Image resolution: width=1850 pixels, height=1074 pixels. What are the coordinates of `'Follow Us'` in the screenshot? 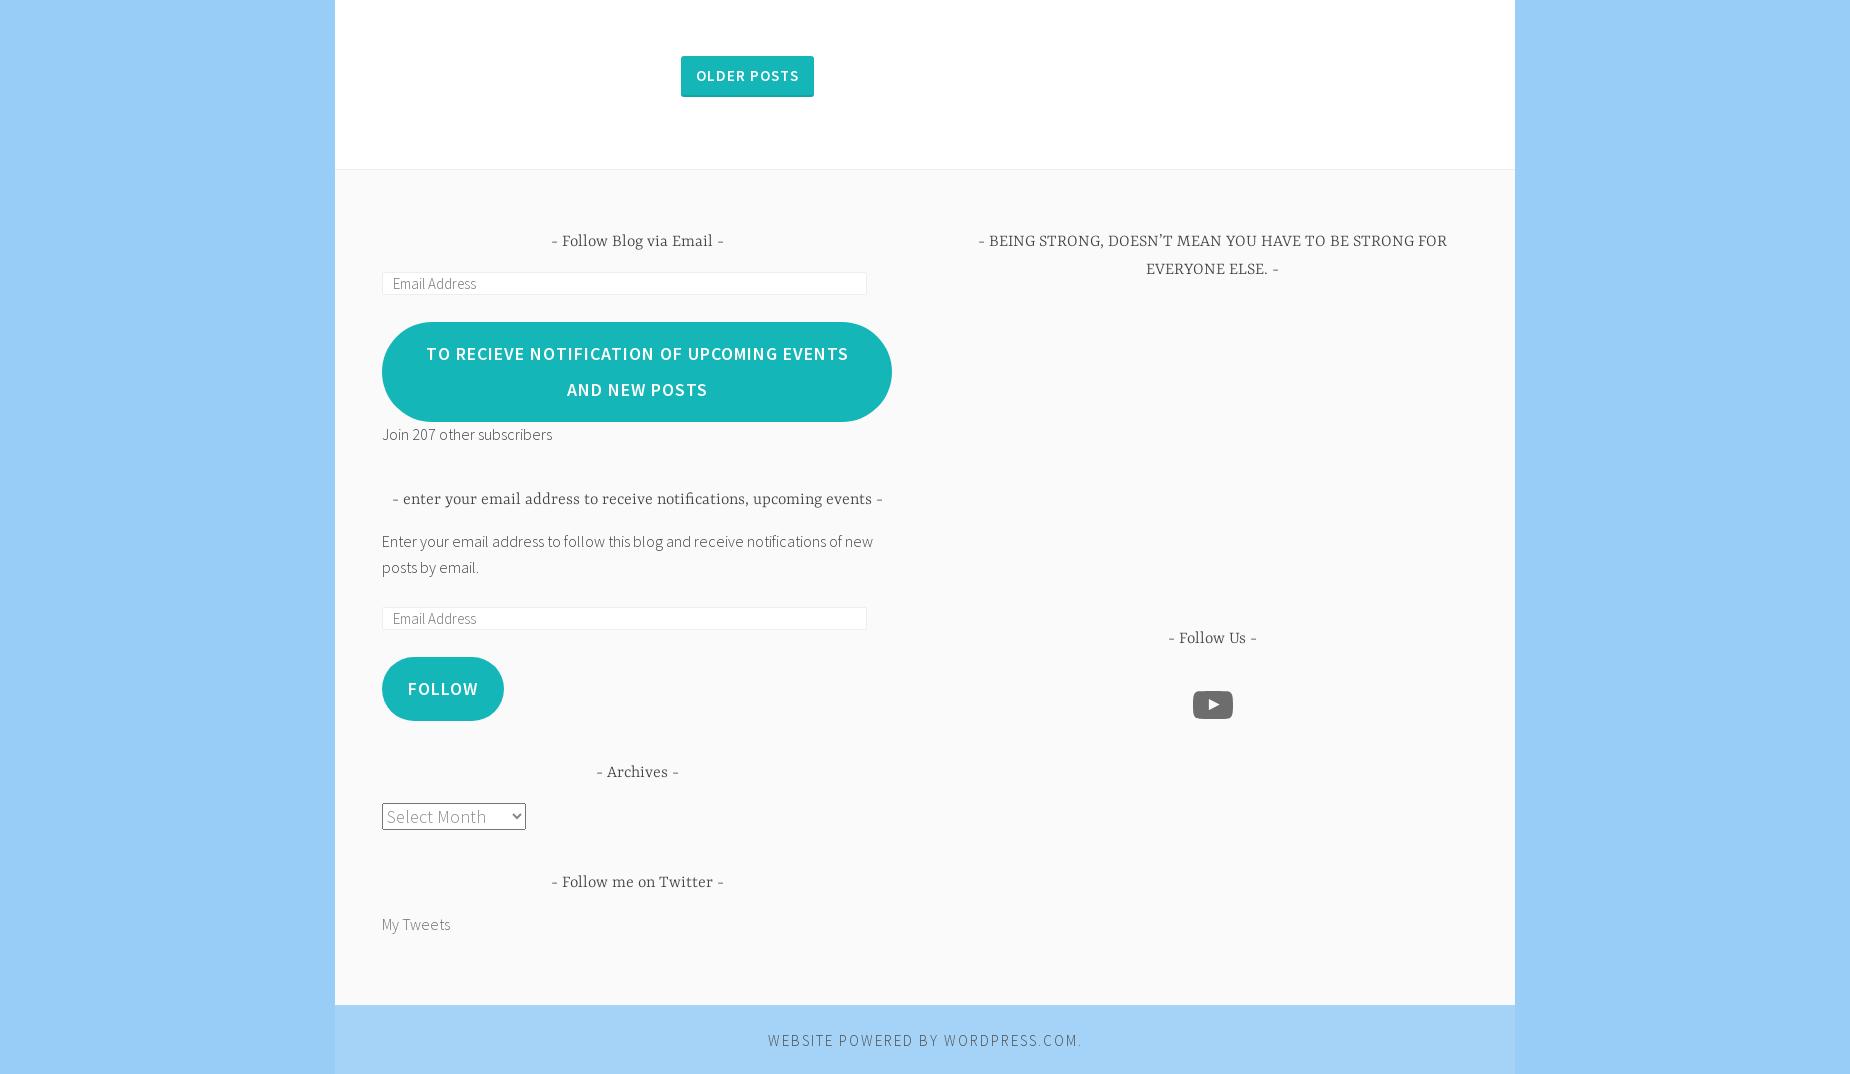 It's located at (1211, 639).